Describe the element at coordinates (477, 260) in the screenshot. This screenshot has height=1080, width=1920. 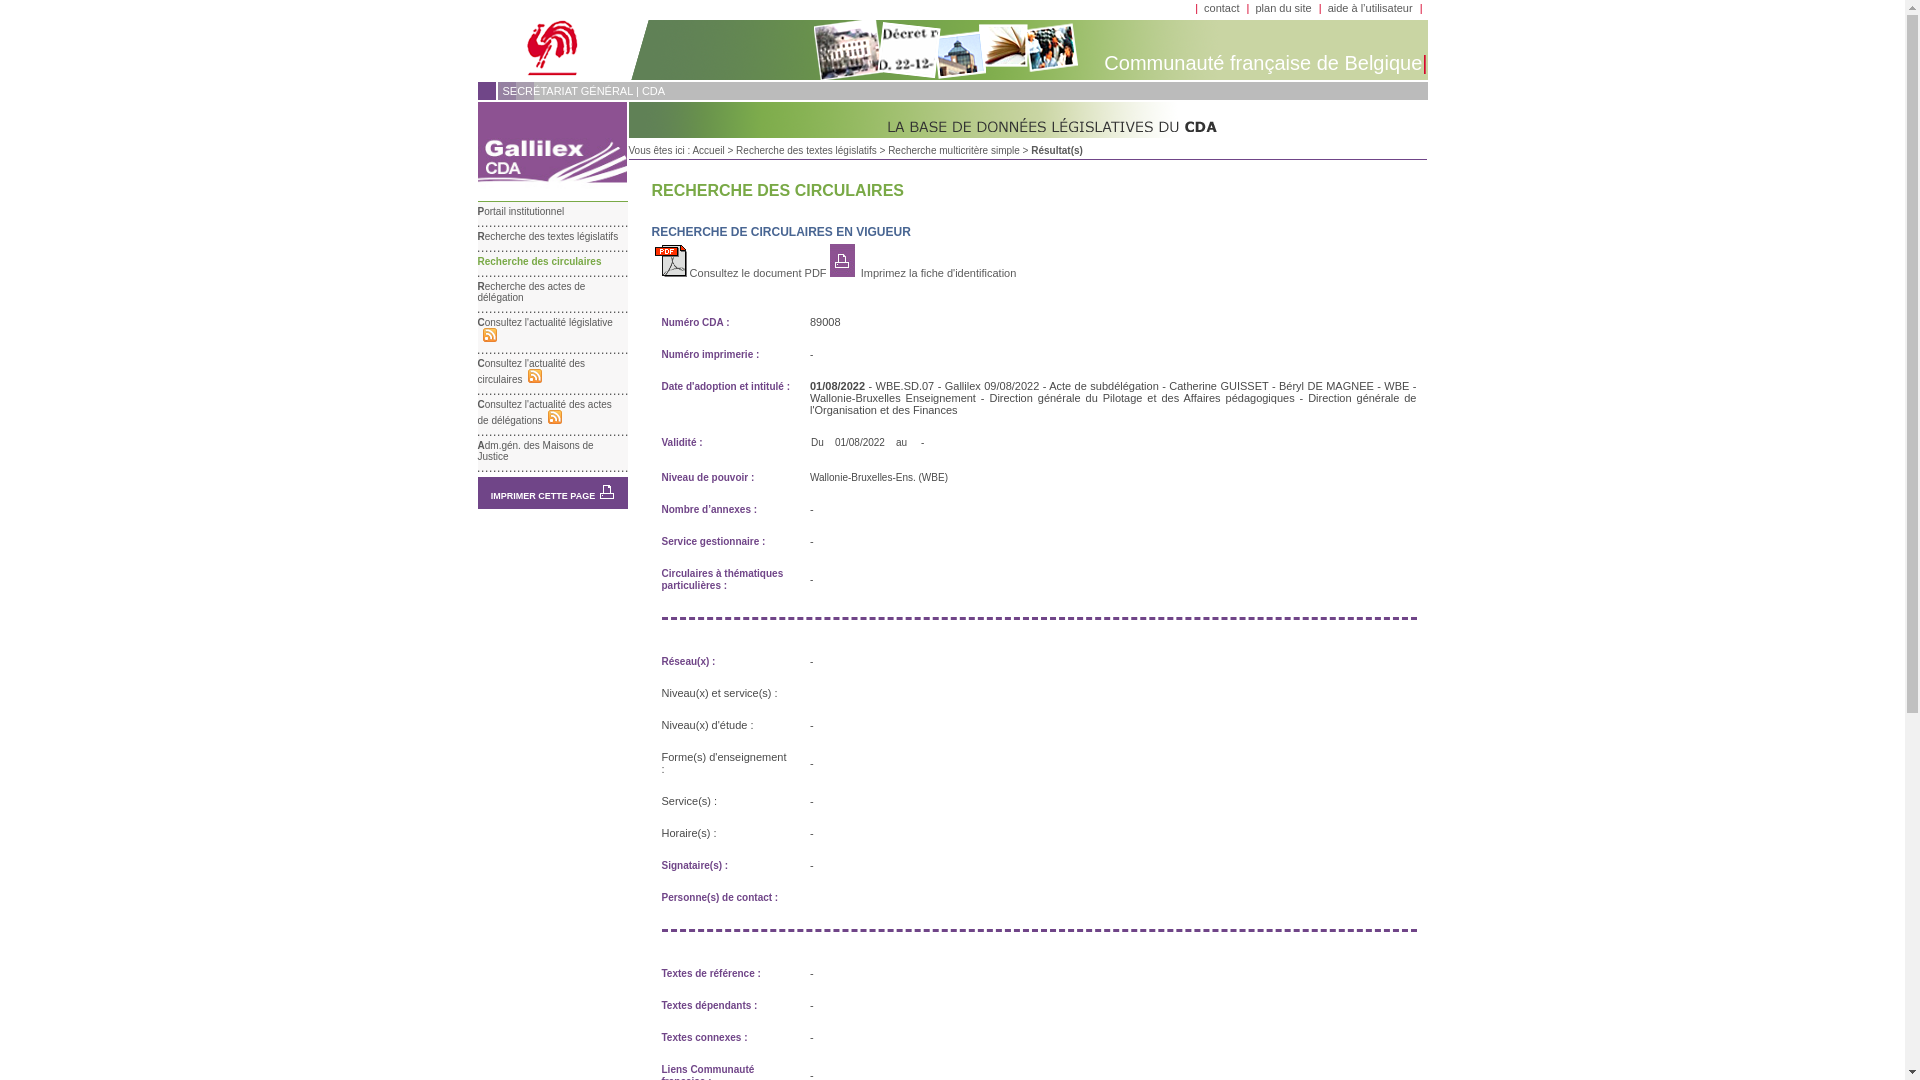
I see `'Recherche des circulaires'` at that location.